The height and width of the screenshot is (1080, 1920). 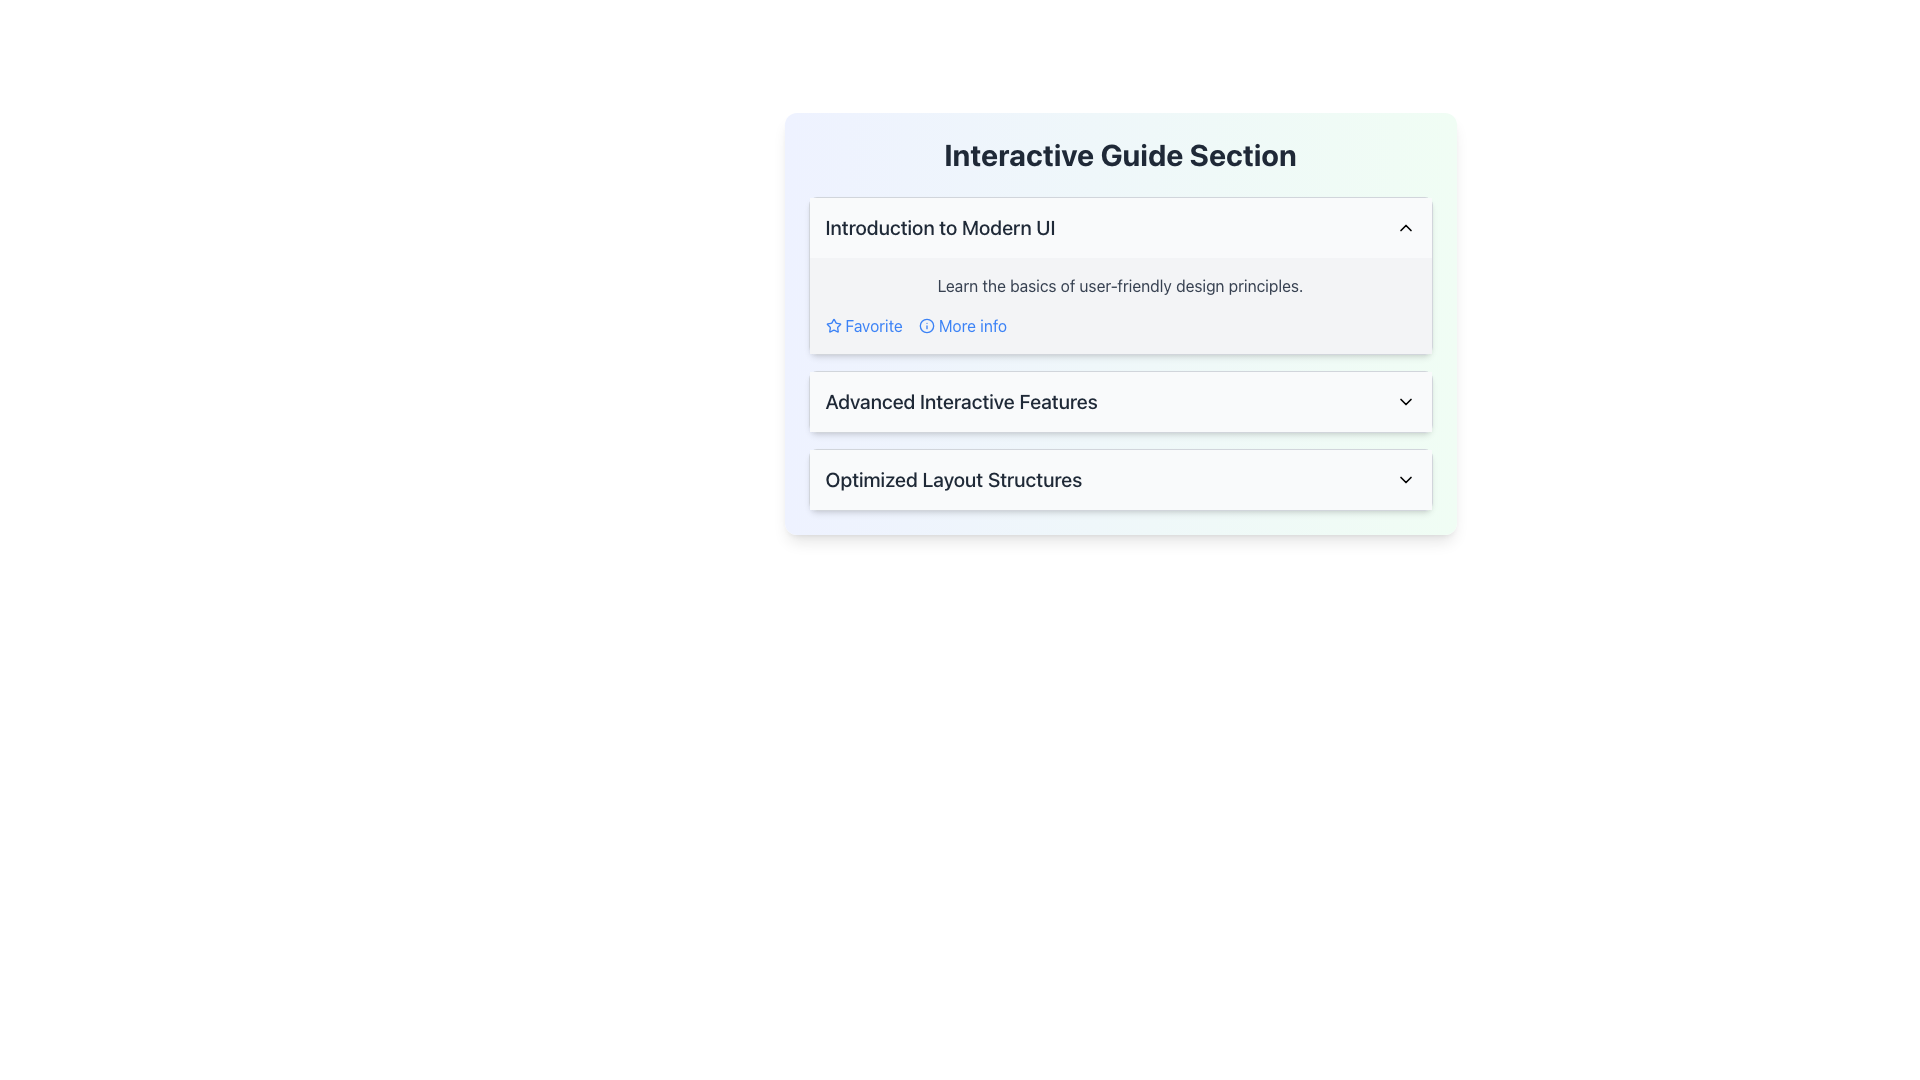 What do you see at coordinates (925, 325) in the screenshot?
I see `the SVG graphic element (circle) that appears to the right of the 'Favorite' text and just before the 'More info' link in the first expandable section titled 'Introduction to Modern UI'` at bounding box center [925, 325].